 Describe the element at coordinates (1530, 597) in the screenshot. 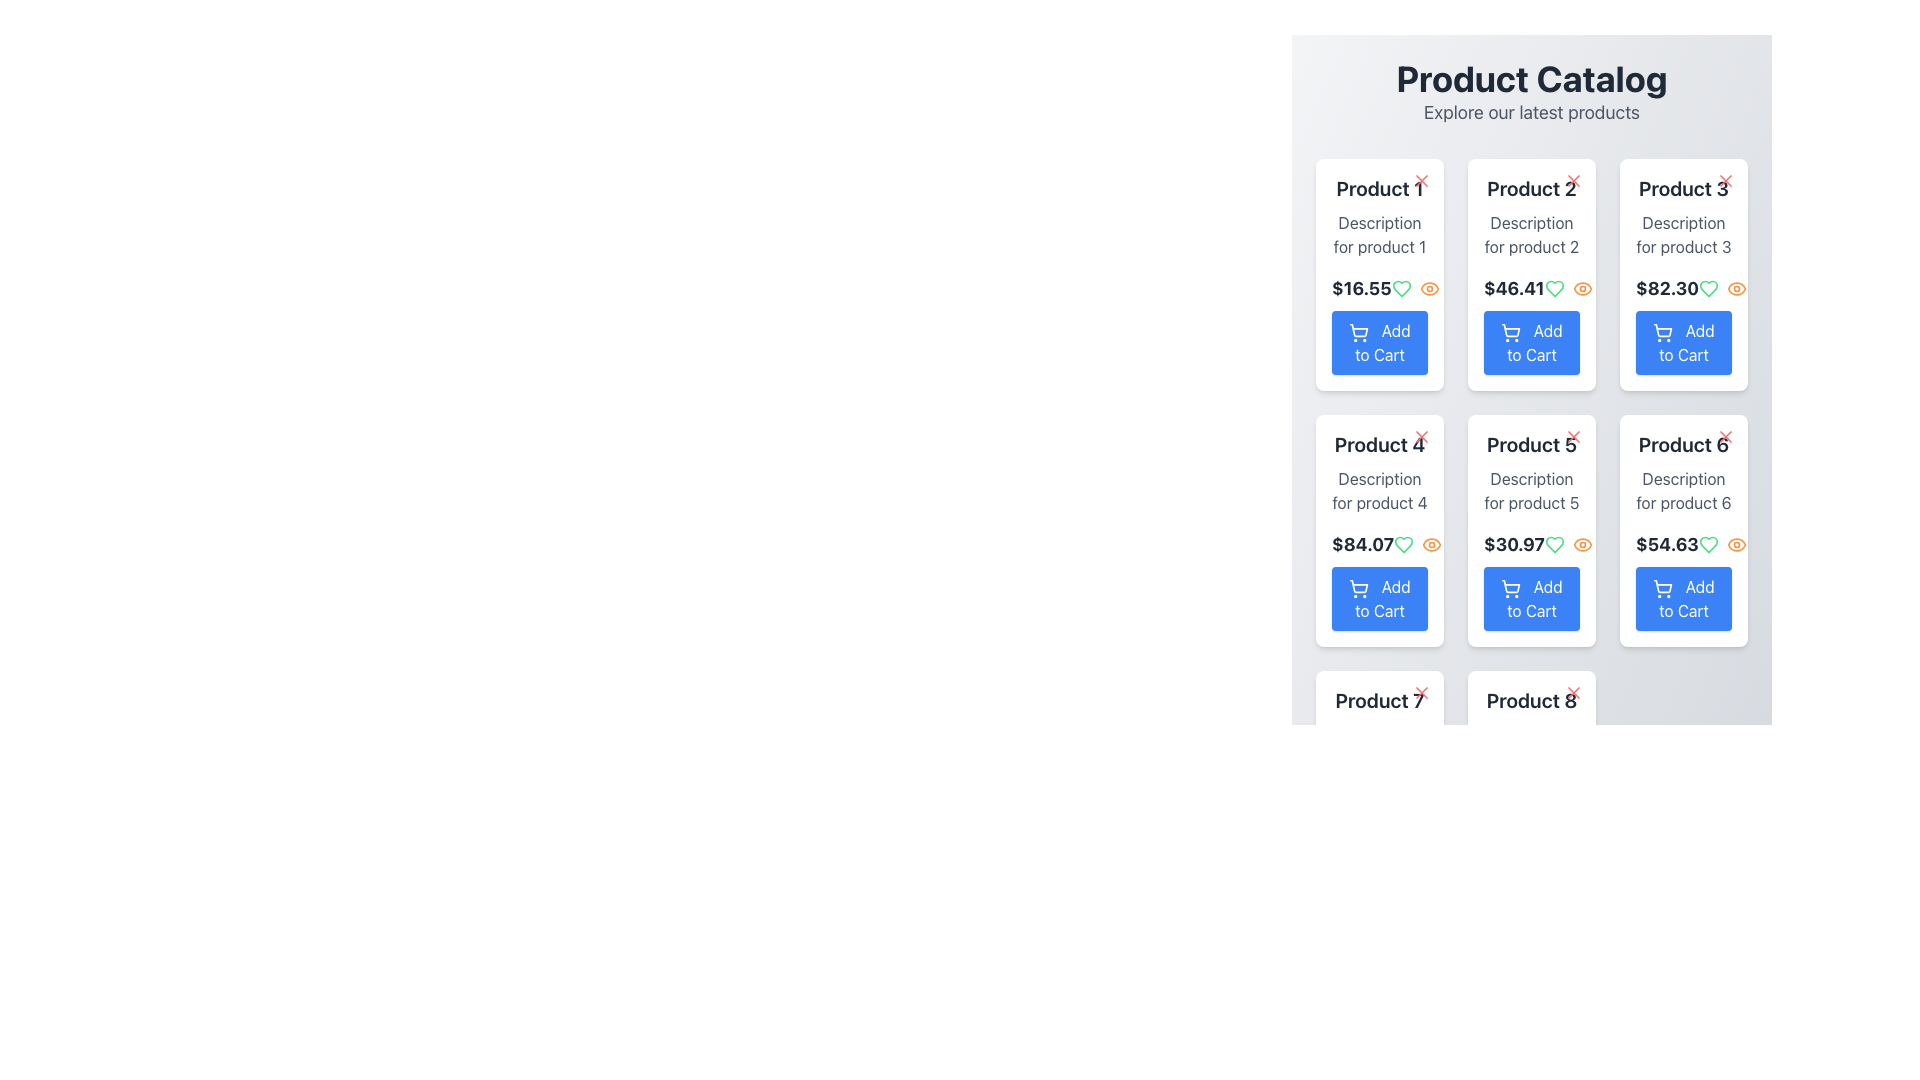

I see `the 'Add to Cart' button with a blue background and rounded edges located in the card for 'Product 5'` at that location.